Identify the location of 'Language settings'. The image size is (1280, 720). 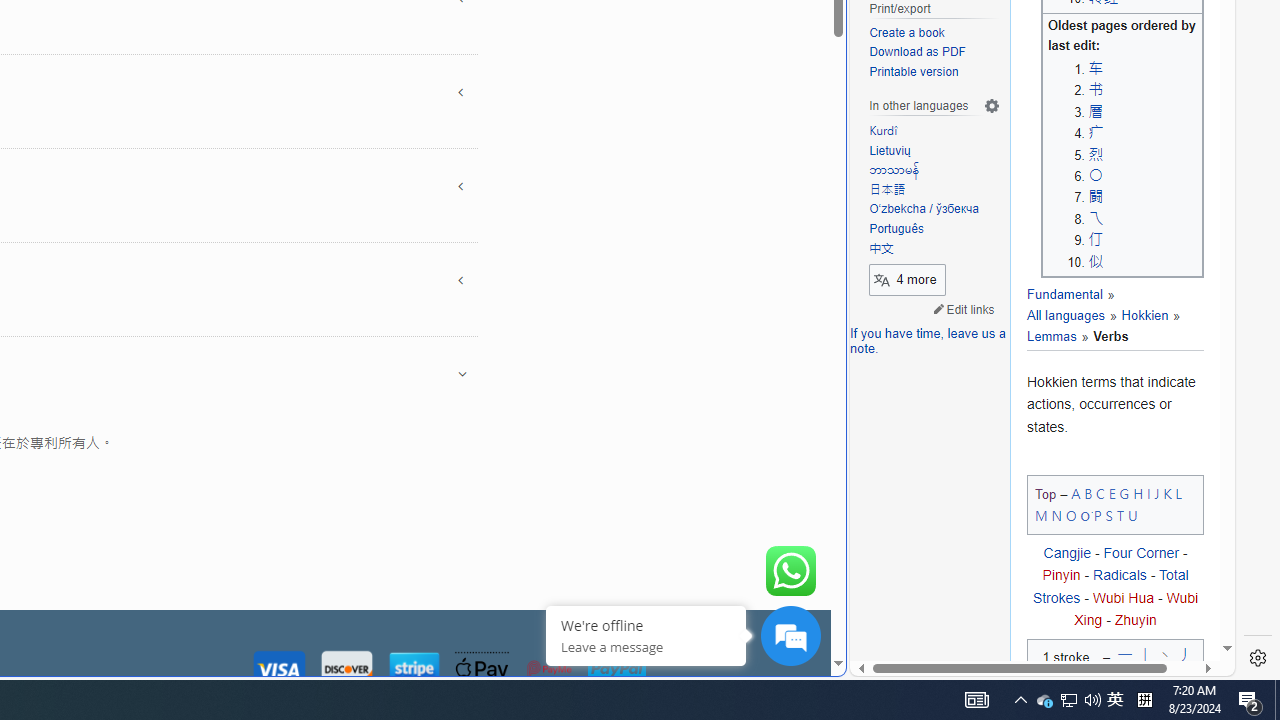
(992, 106).